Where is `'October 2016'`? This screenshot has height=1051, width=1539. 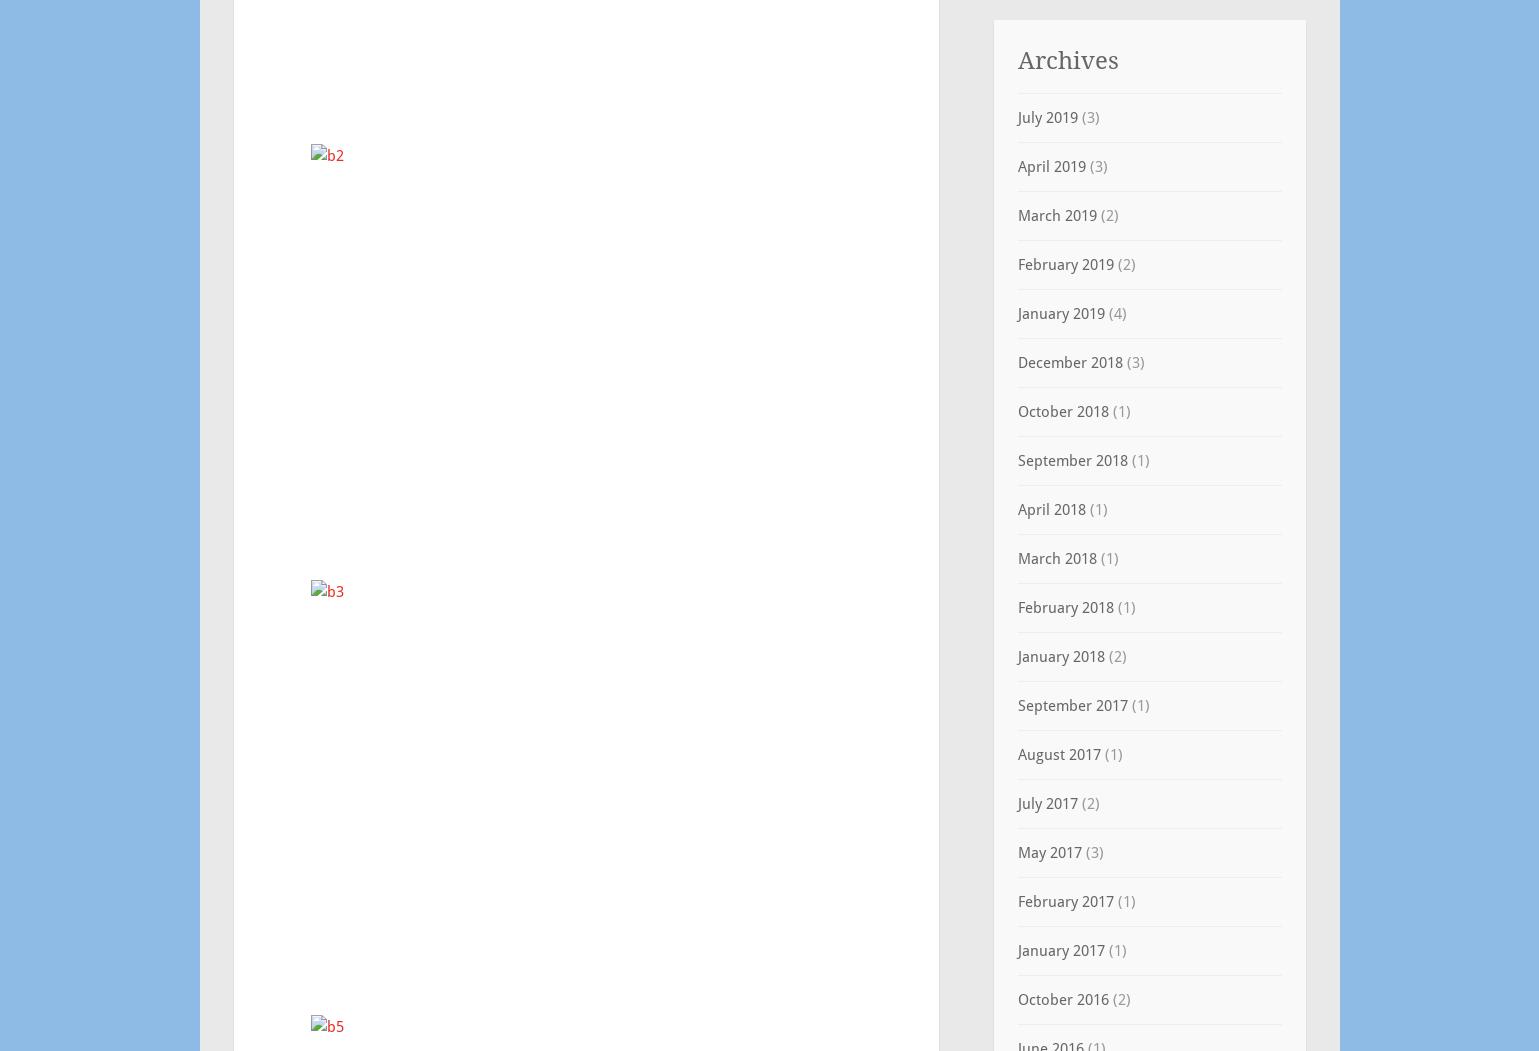 'October 2016' is located at coordinates (1061, 1000).